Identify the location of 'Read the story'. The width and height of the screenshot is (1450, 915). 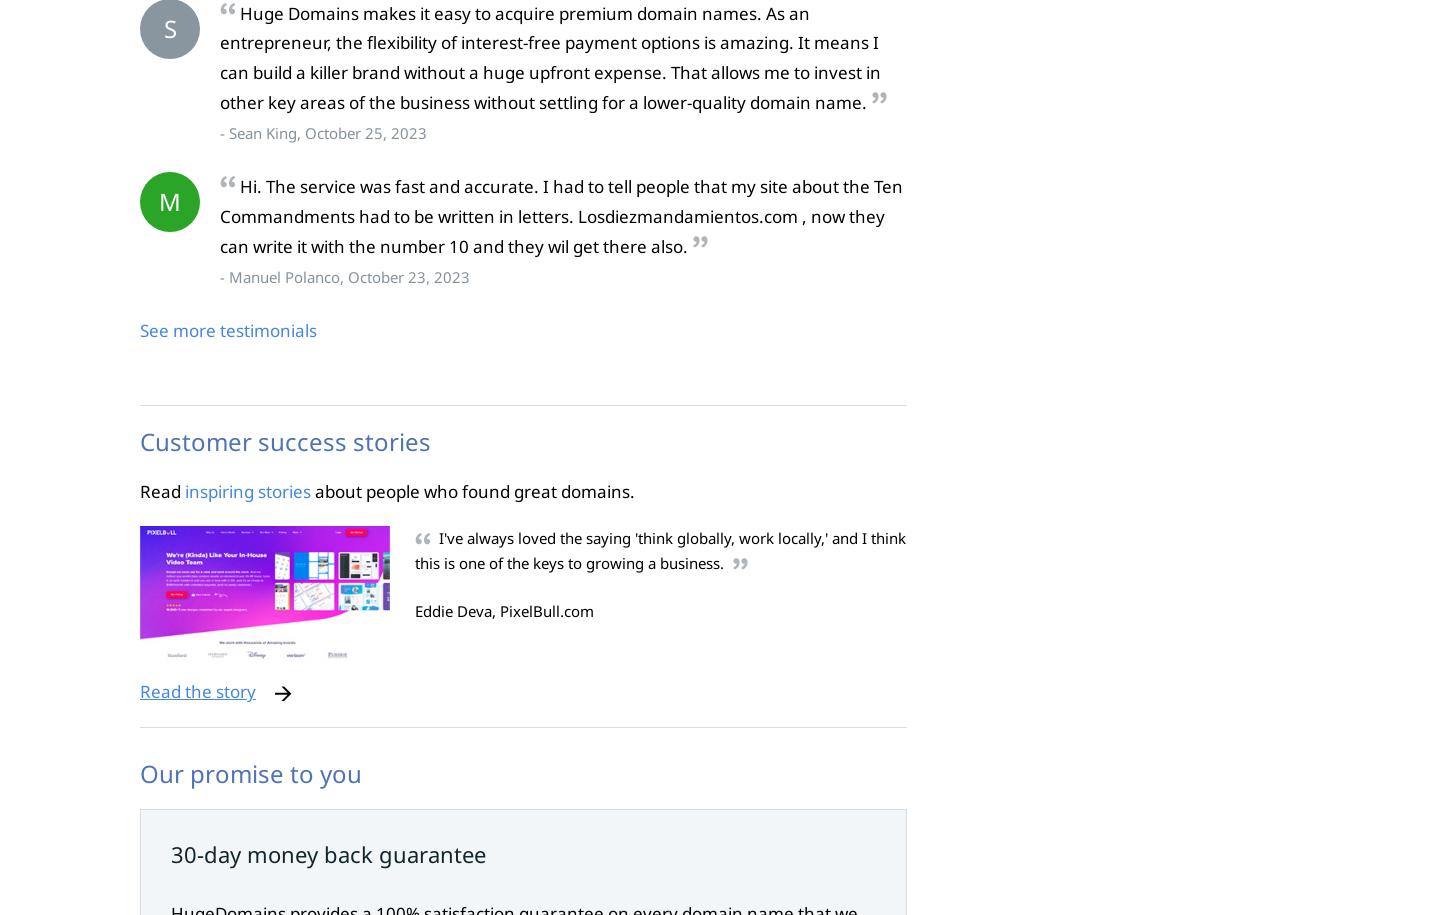
(197, 690).